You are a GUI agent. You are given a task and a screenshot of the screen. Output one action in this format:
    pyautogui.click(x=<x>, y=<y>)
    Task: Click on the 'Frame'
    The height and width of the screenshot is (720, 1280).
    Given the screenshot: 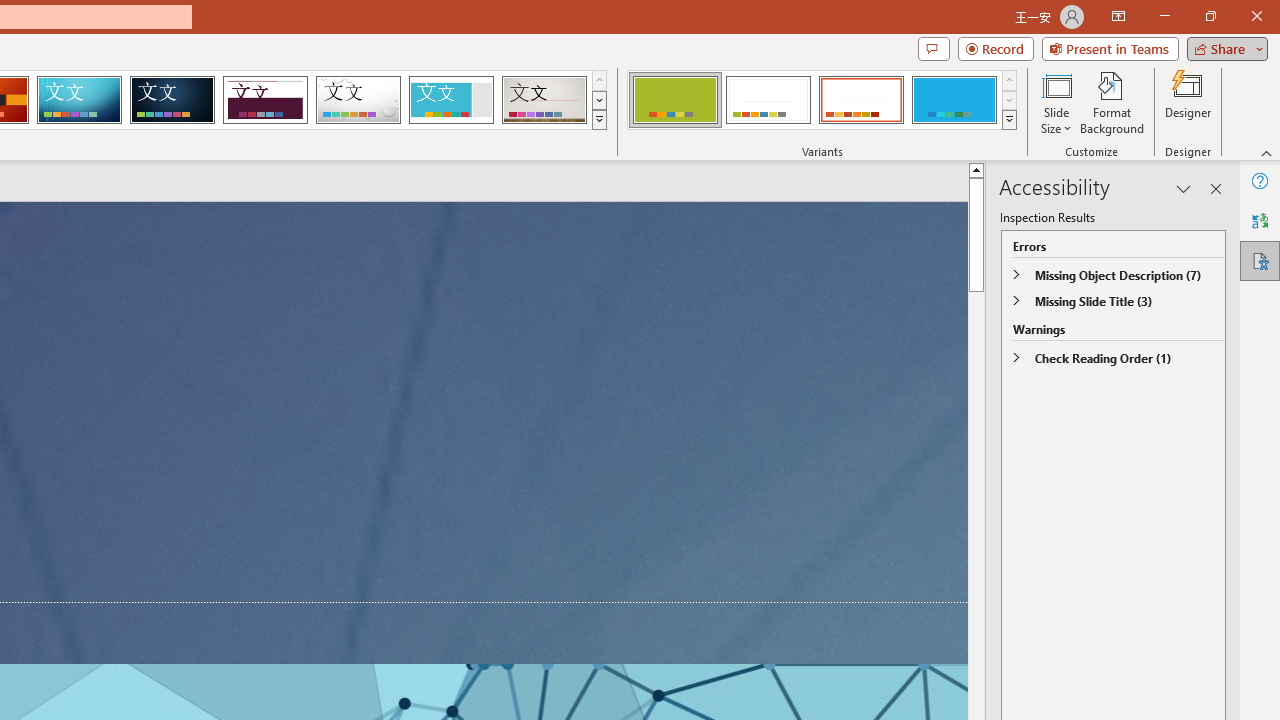 What is the action you would take?
    pyautogui.click(x=450, y=100)
    